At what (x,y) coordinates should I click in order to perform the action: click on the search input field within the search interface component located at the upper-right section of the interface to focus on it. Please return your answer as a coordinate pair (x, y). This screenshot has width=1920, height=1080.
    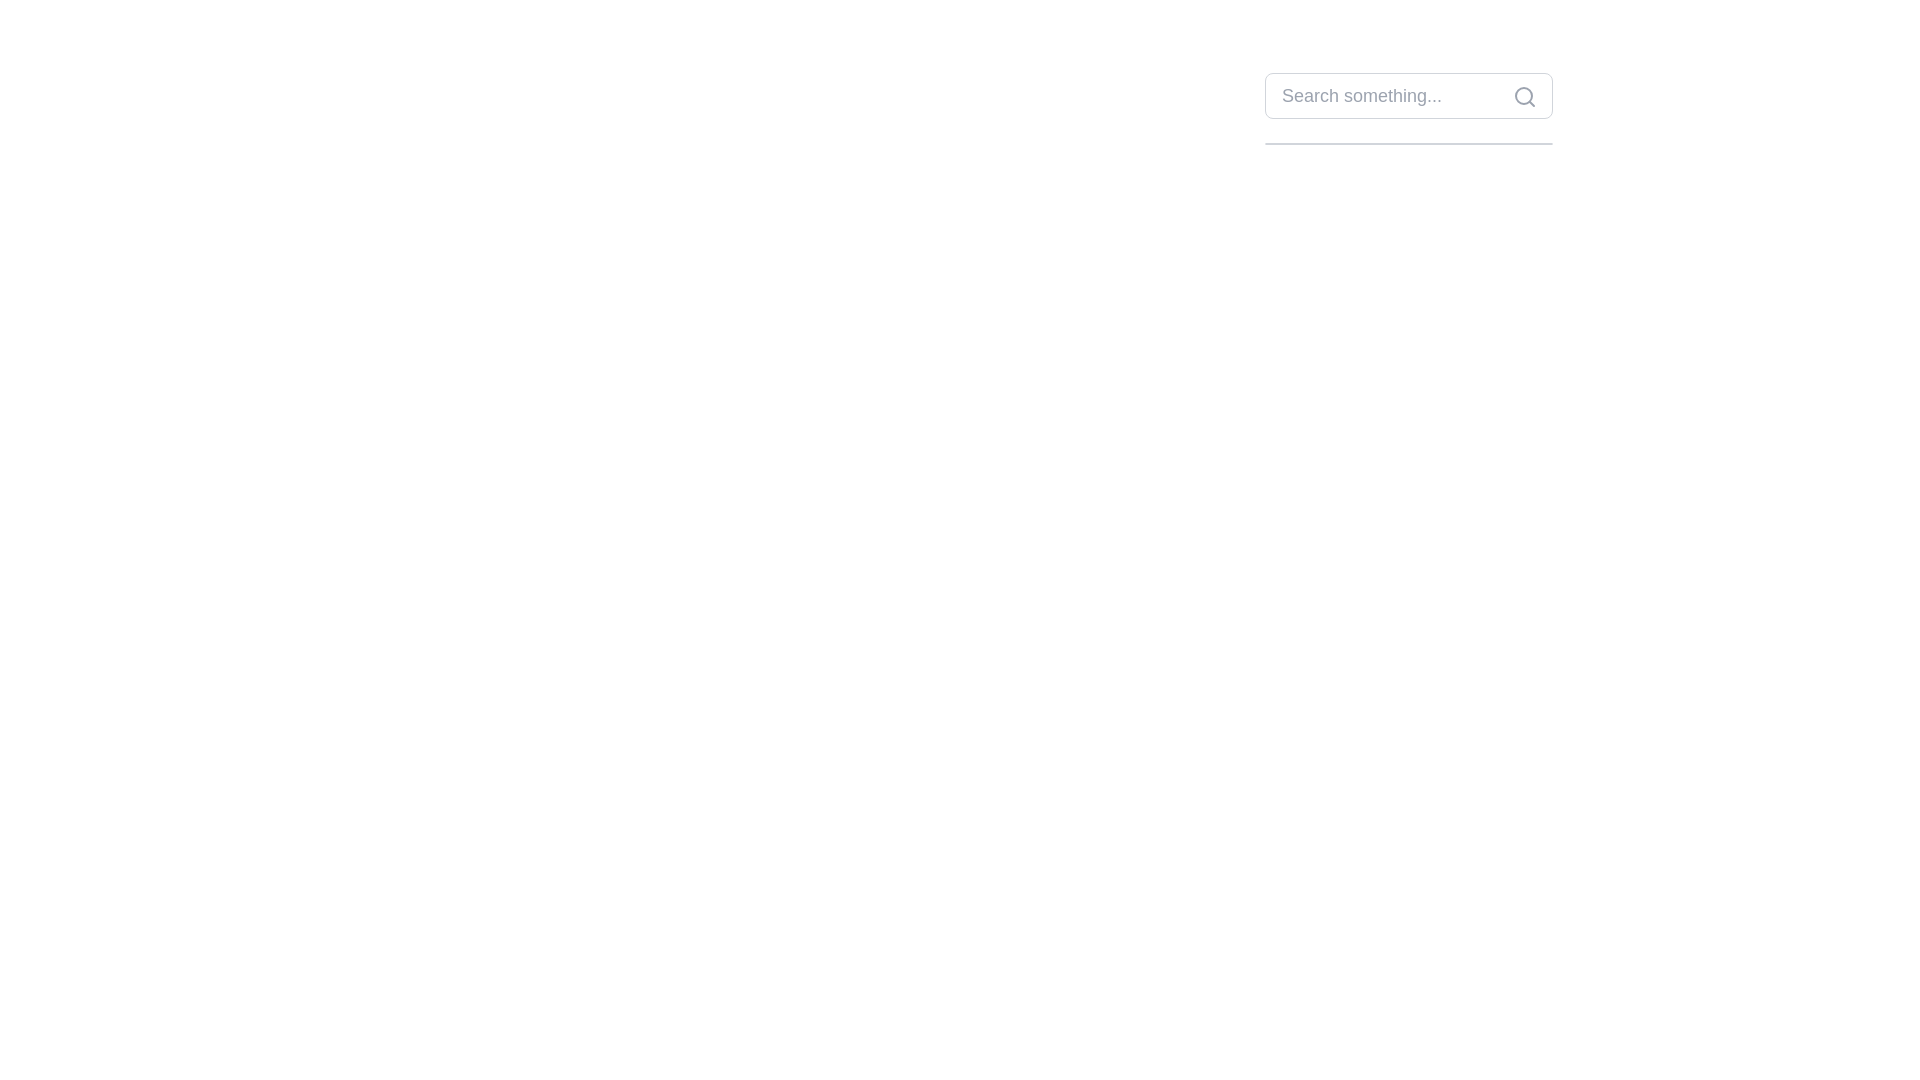
    Looking at the image, I should click on (1408, 108).